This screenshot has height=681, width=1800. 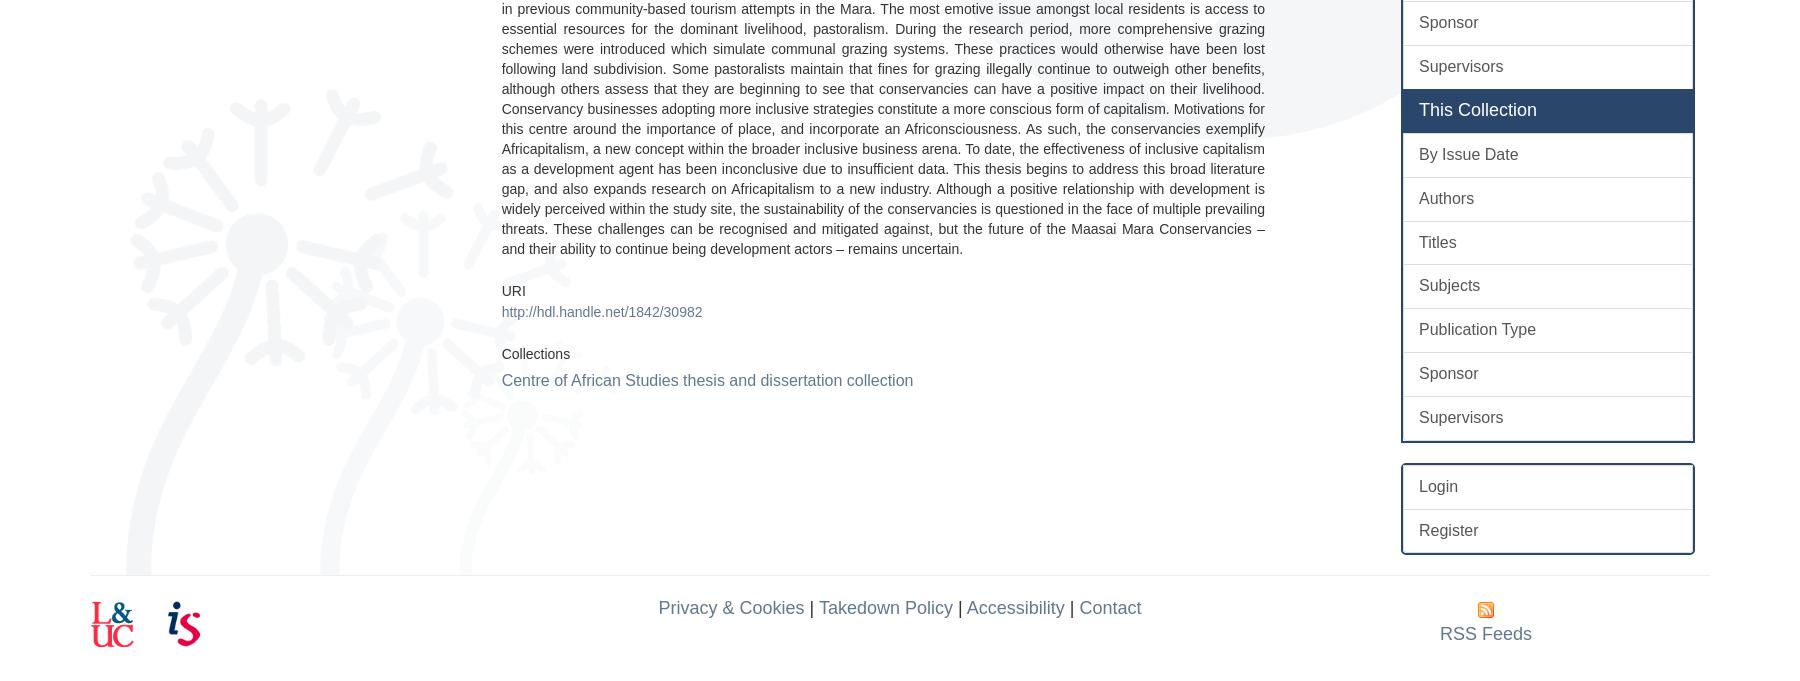 What do you see at coordinates (601, 310) in the screenshot?
I see `'http://hdl.handle.net/1842/30982'` at bounding box center [601, 310].